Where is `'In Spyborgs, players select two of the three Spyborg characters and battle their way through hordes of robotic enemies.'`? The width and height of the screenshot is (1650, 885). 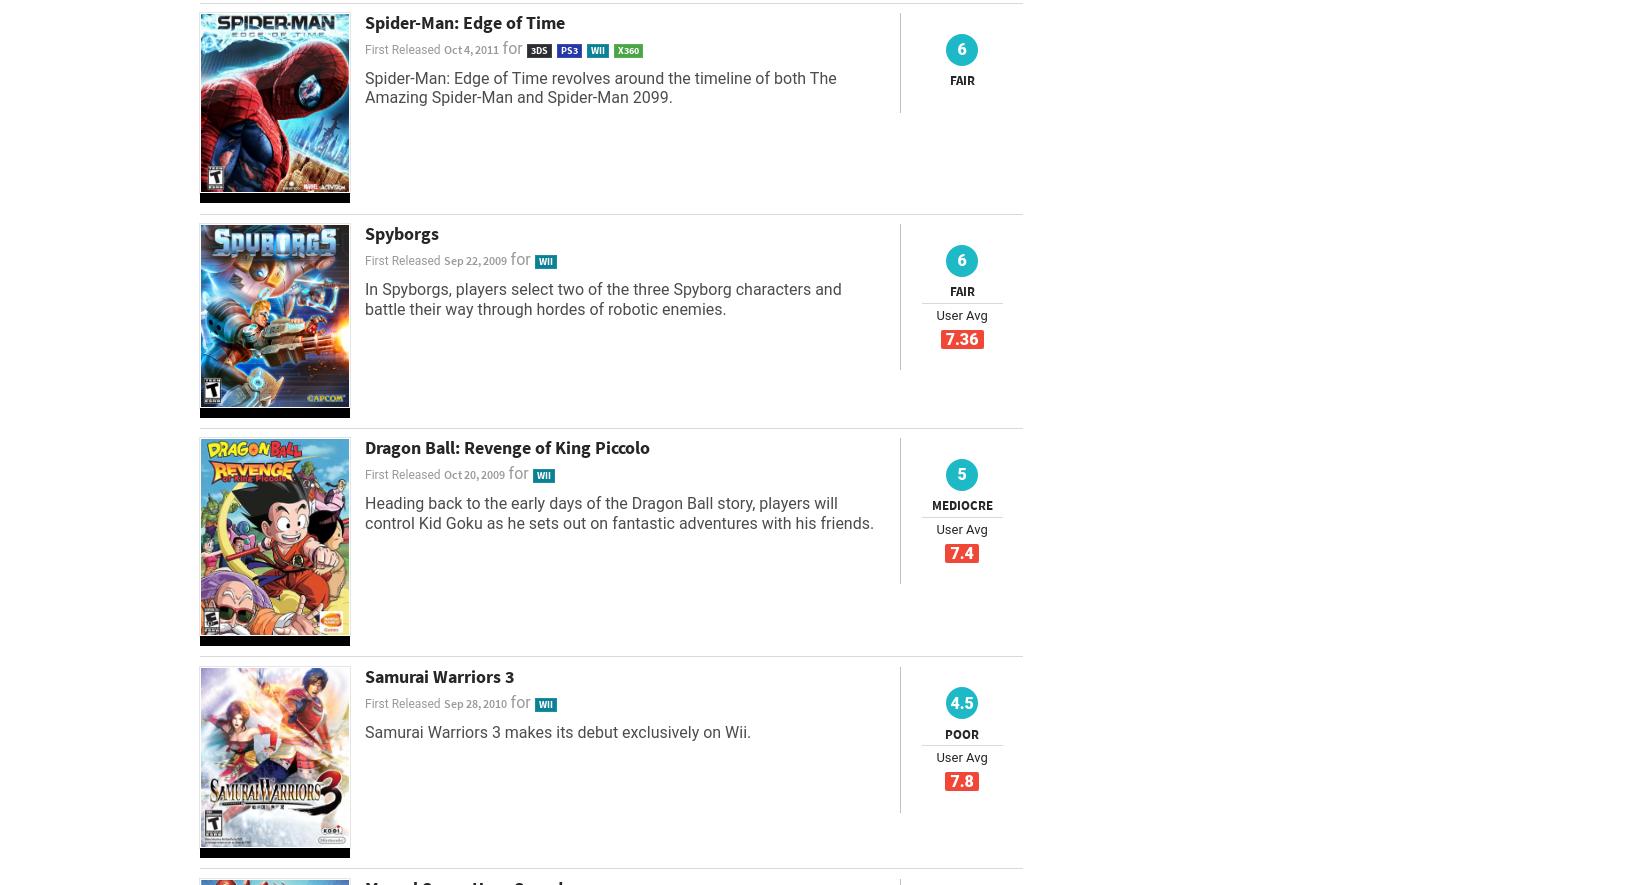 'In Spyborgs, players select two of the three Spyborg characters and battle their way through hordes of robotic enemies.' is located at coordinates (602, 298).